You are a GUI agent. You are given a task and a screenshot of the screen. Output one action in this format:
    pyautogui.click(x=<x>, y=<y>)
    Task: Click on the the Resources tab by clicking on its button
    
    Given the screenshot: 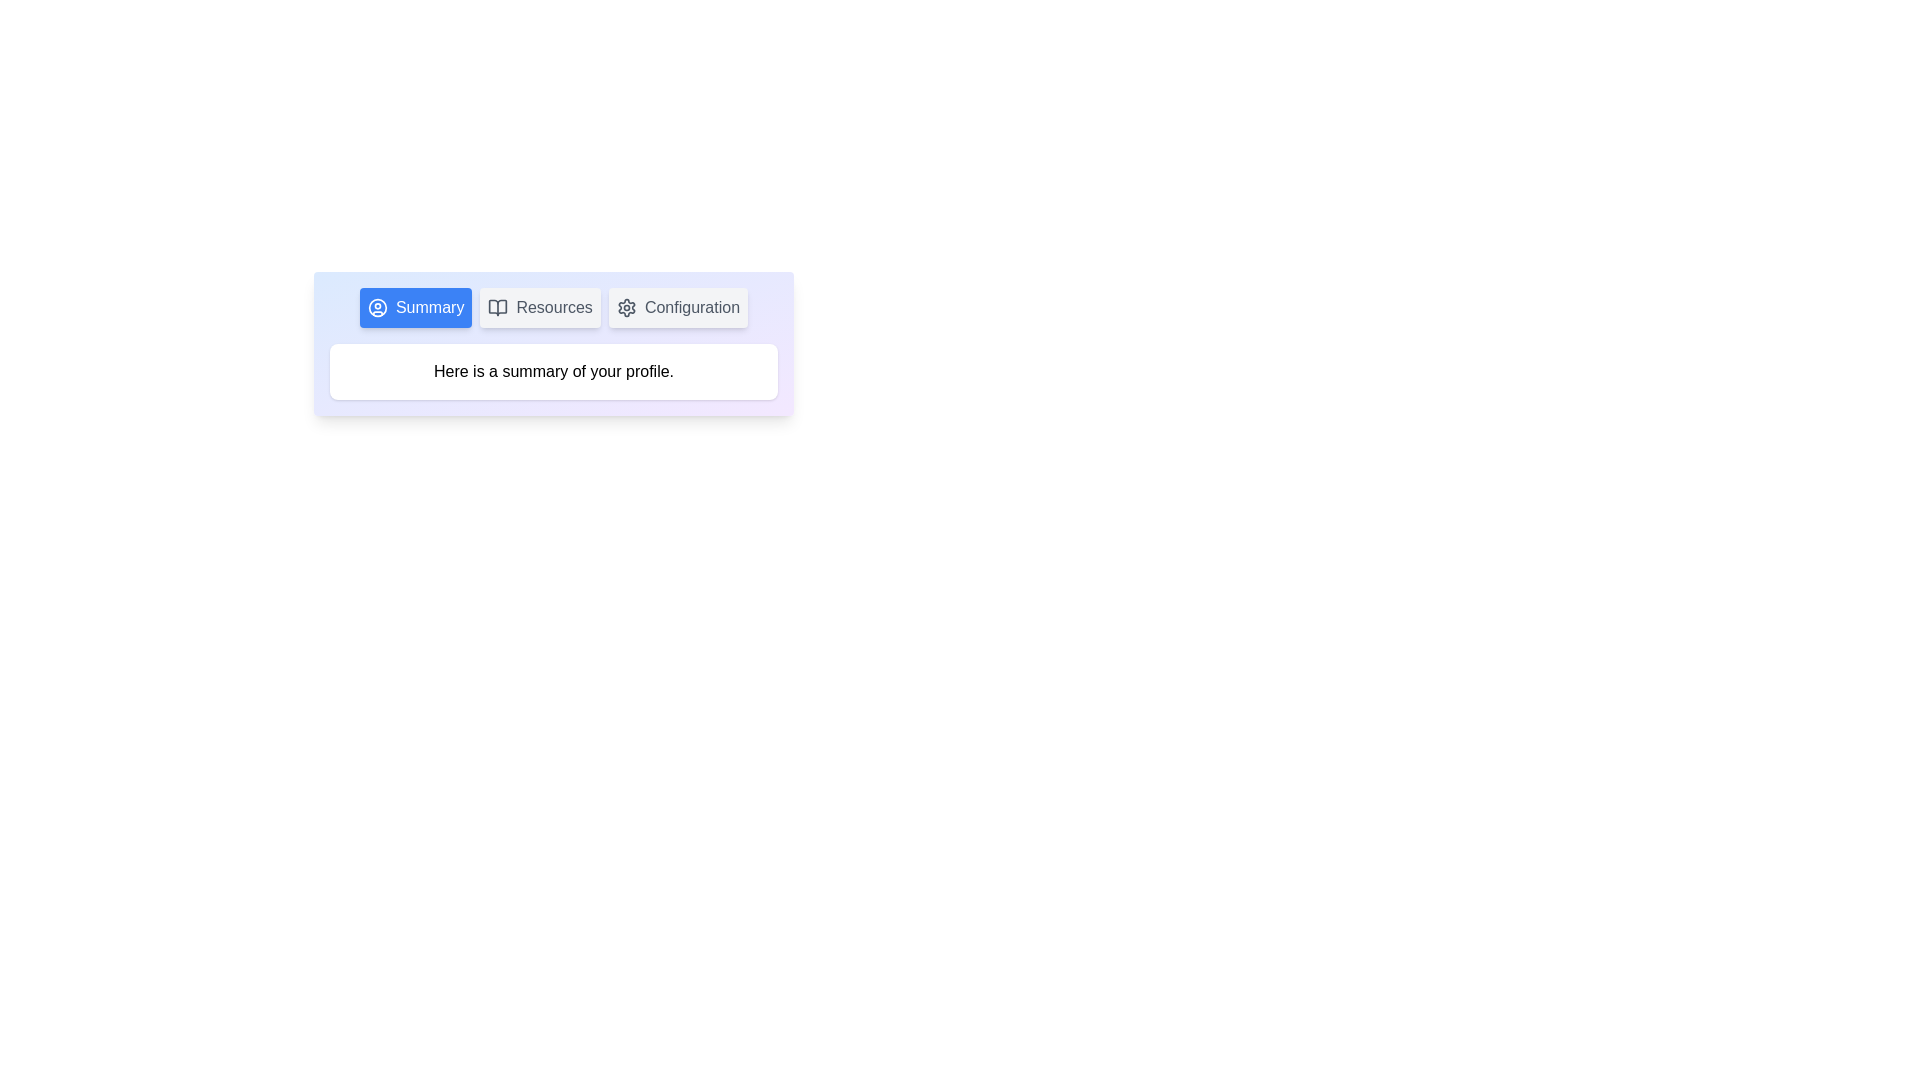 What is the action you would take?
    pyautogui.click(x=539, y=308)
    